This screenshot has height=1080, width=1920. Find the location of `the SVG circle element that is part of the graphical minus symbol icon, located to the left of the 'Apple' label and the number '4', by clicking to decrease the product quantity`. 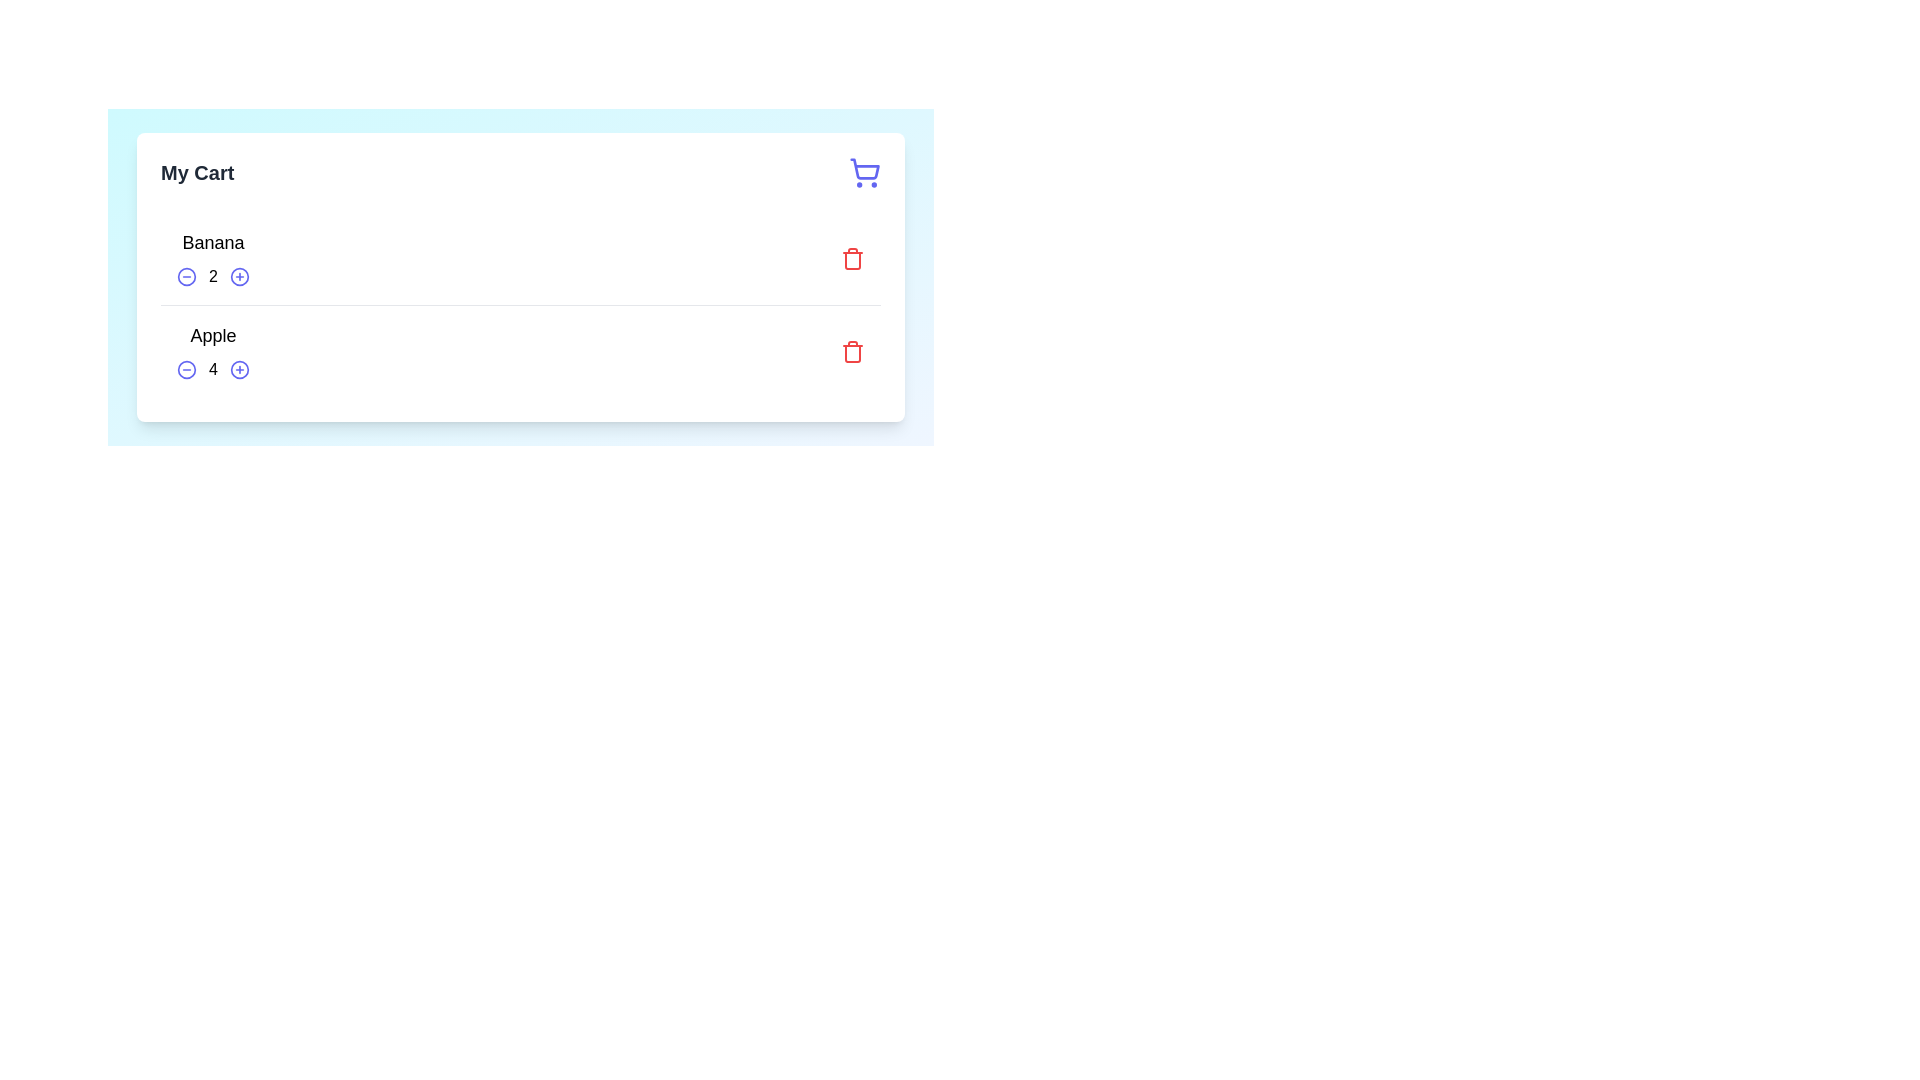

the SVG circle element that is part of the graphical minus symbol icon, located to the left of the 'Apple' label and the number '4', by clicking to decrease the product quantity is located at coordinates (187, 370).